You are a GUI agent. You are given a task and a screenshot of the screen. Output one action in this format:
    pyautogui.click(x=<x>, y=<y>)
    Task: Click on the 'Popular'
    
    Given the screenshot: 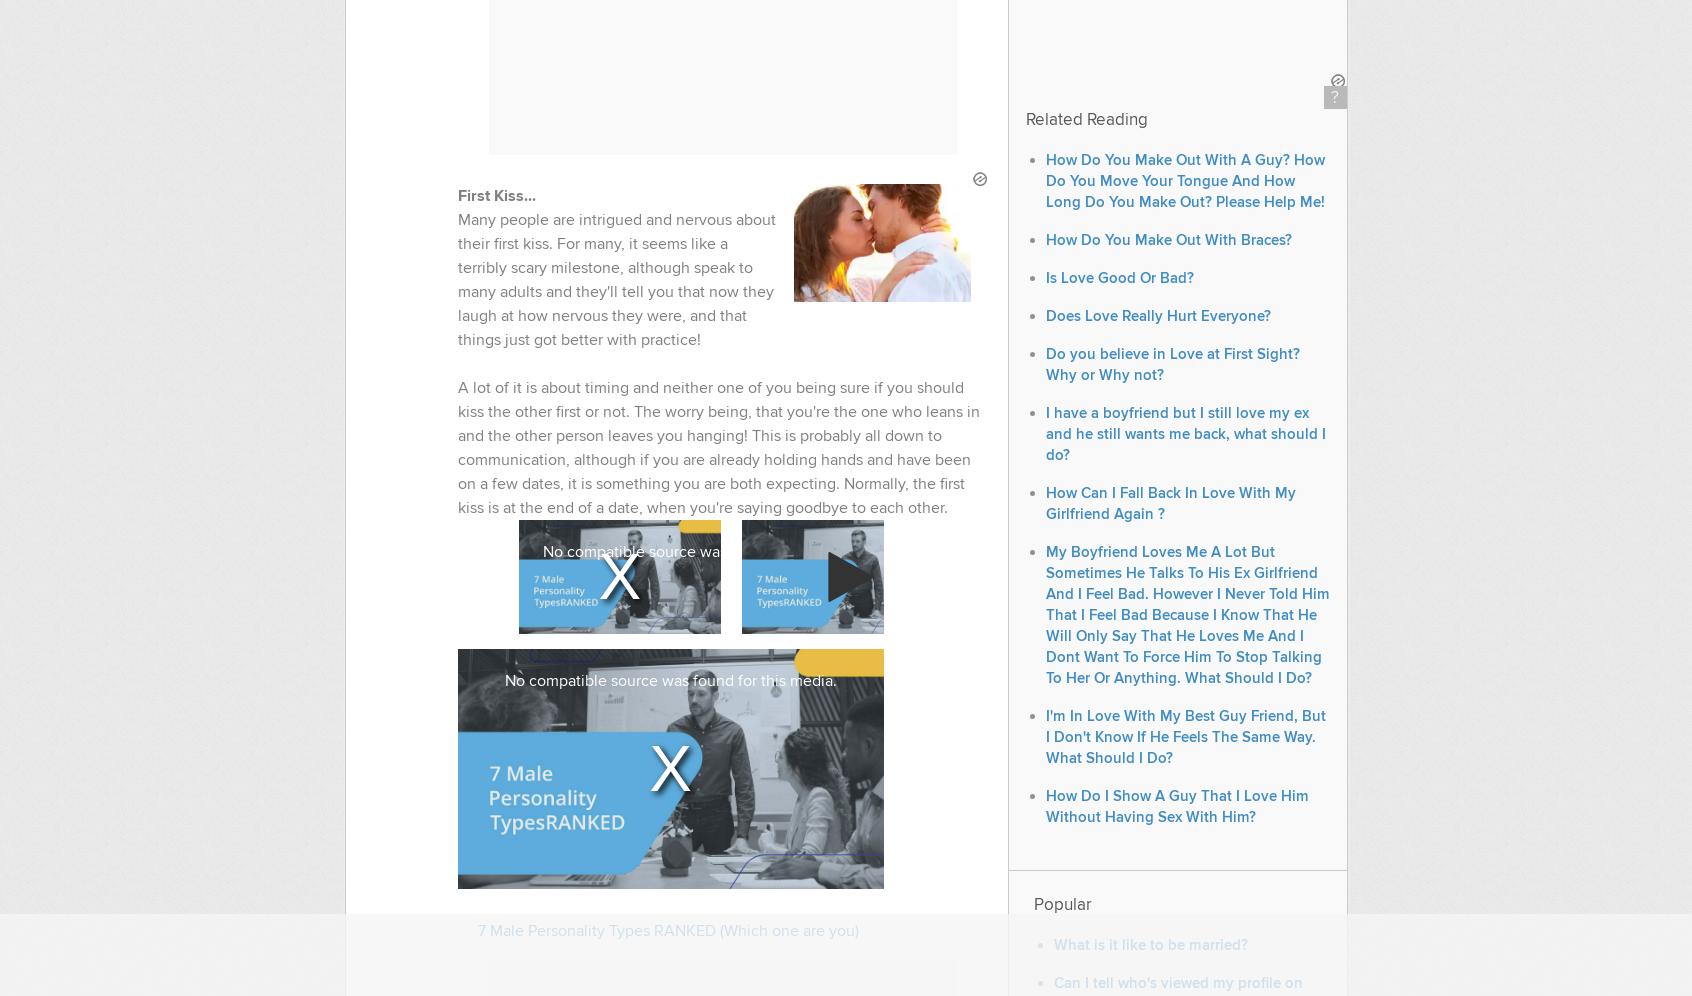 What is the action you would take?
    pyautogui.click(x=1031, y=903)
    